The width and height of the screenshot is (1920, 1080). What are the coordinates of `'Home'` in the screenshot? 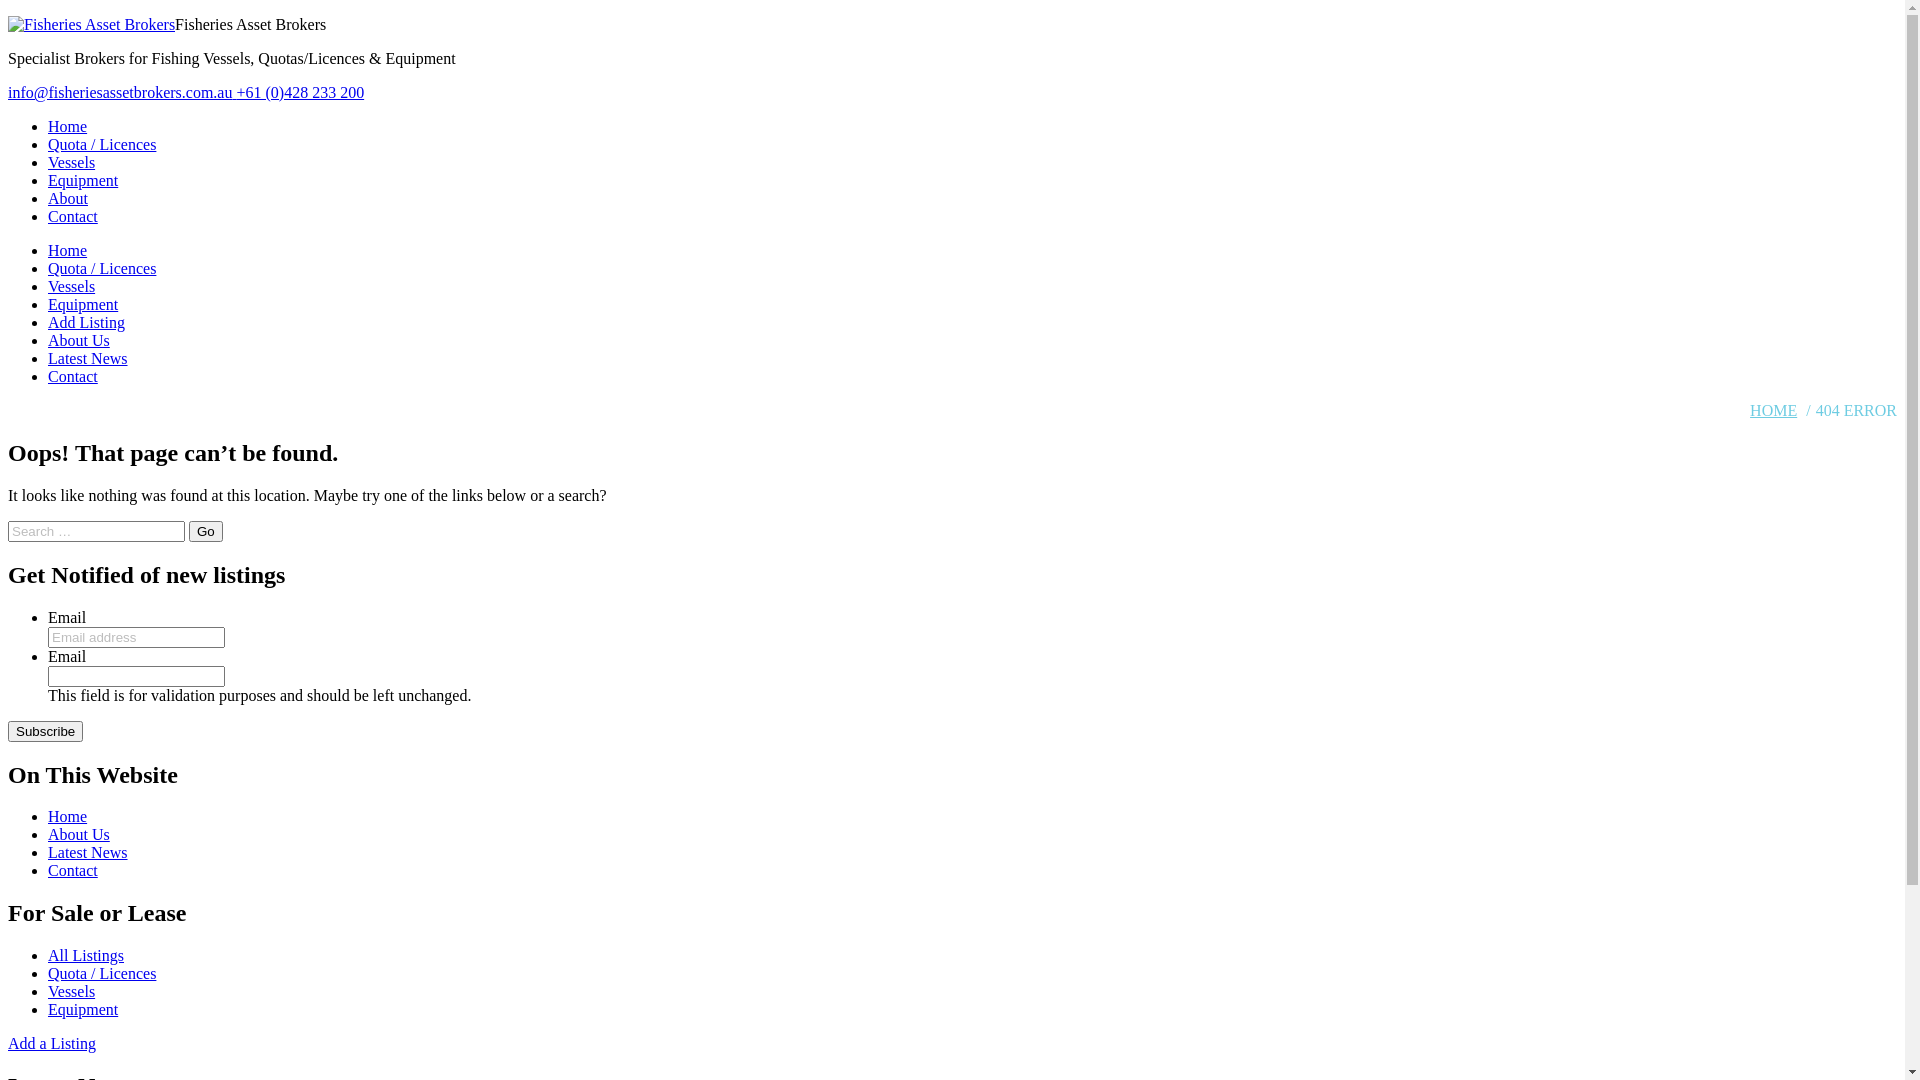 It's located at (48, 249).